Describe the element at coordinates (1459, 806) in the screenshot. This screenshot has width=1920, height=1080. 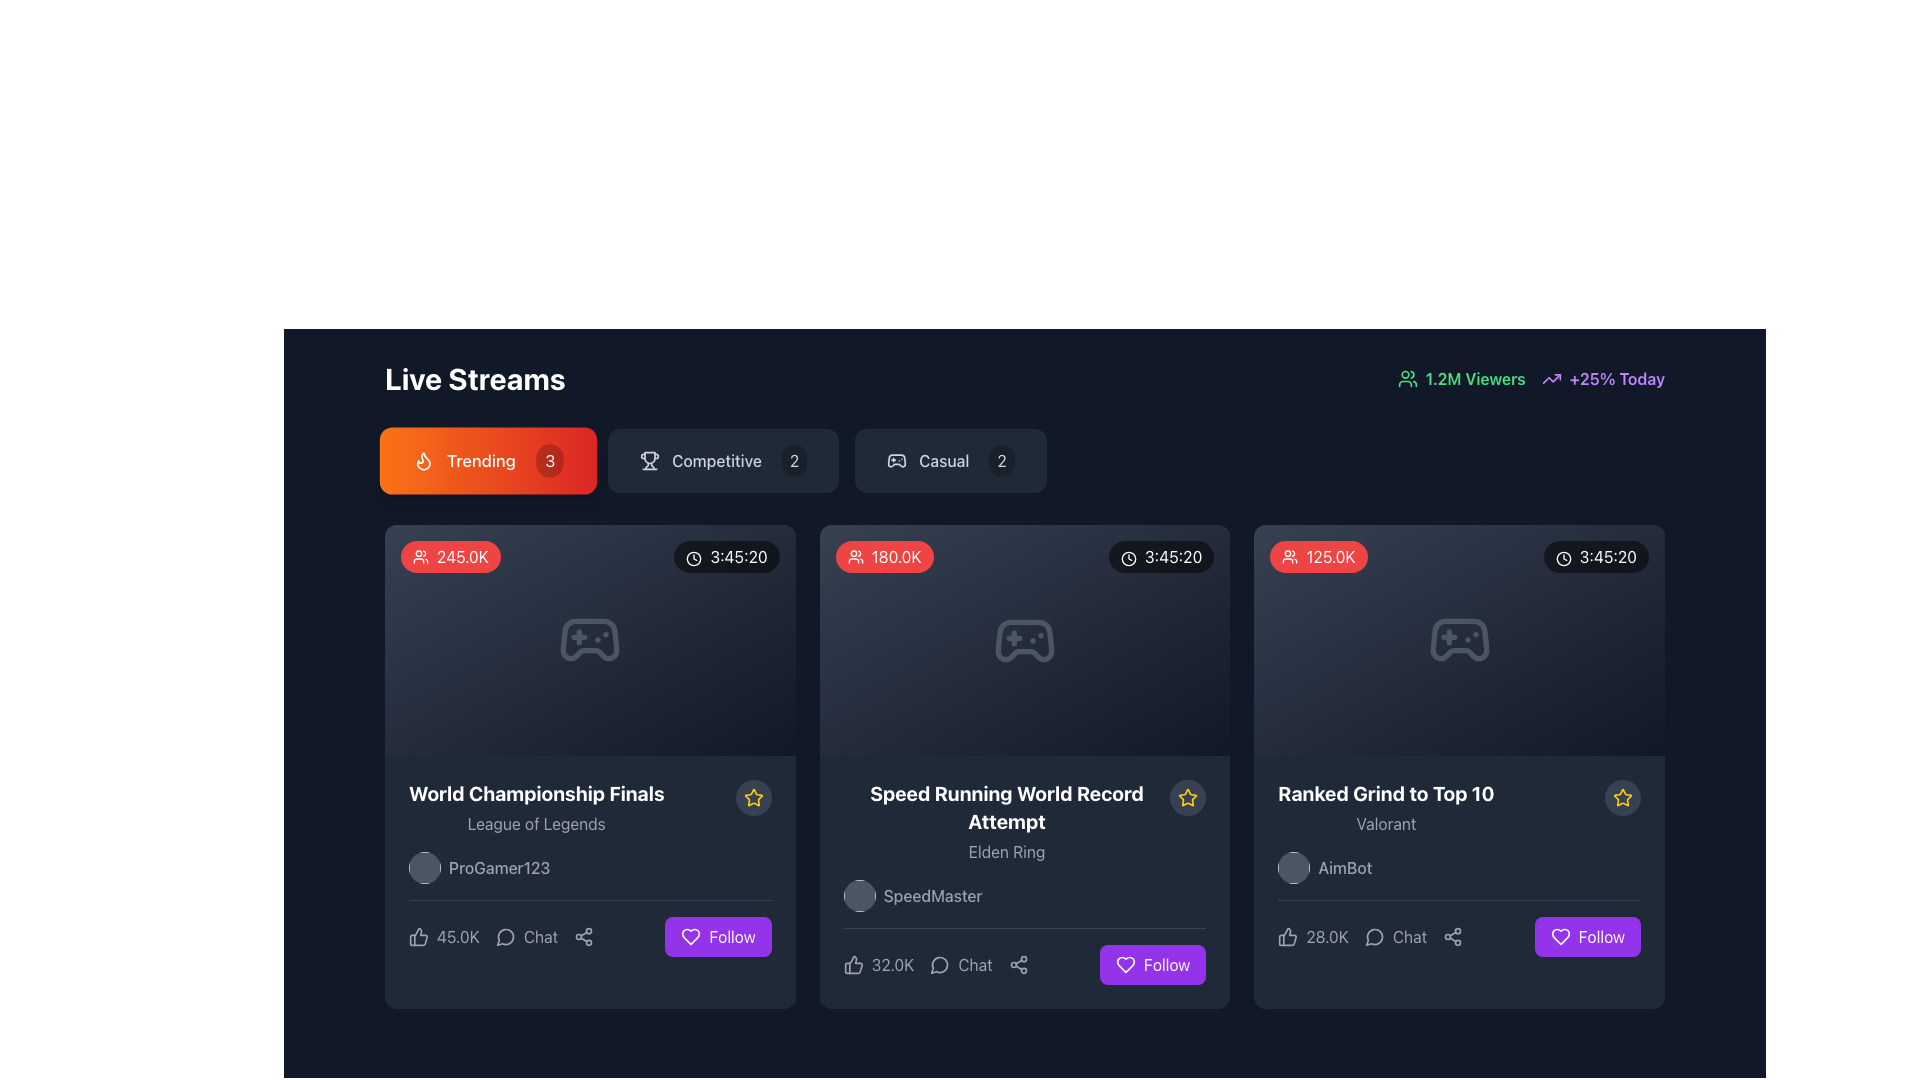
I see `the text block displaying 'Ranked Grind to Top 10' in bold white text above 'Valorant' in smaller gray text, located in the third card under the 'Live Streams' section` at that location.